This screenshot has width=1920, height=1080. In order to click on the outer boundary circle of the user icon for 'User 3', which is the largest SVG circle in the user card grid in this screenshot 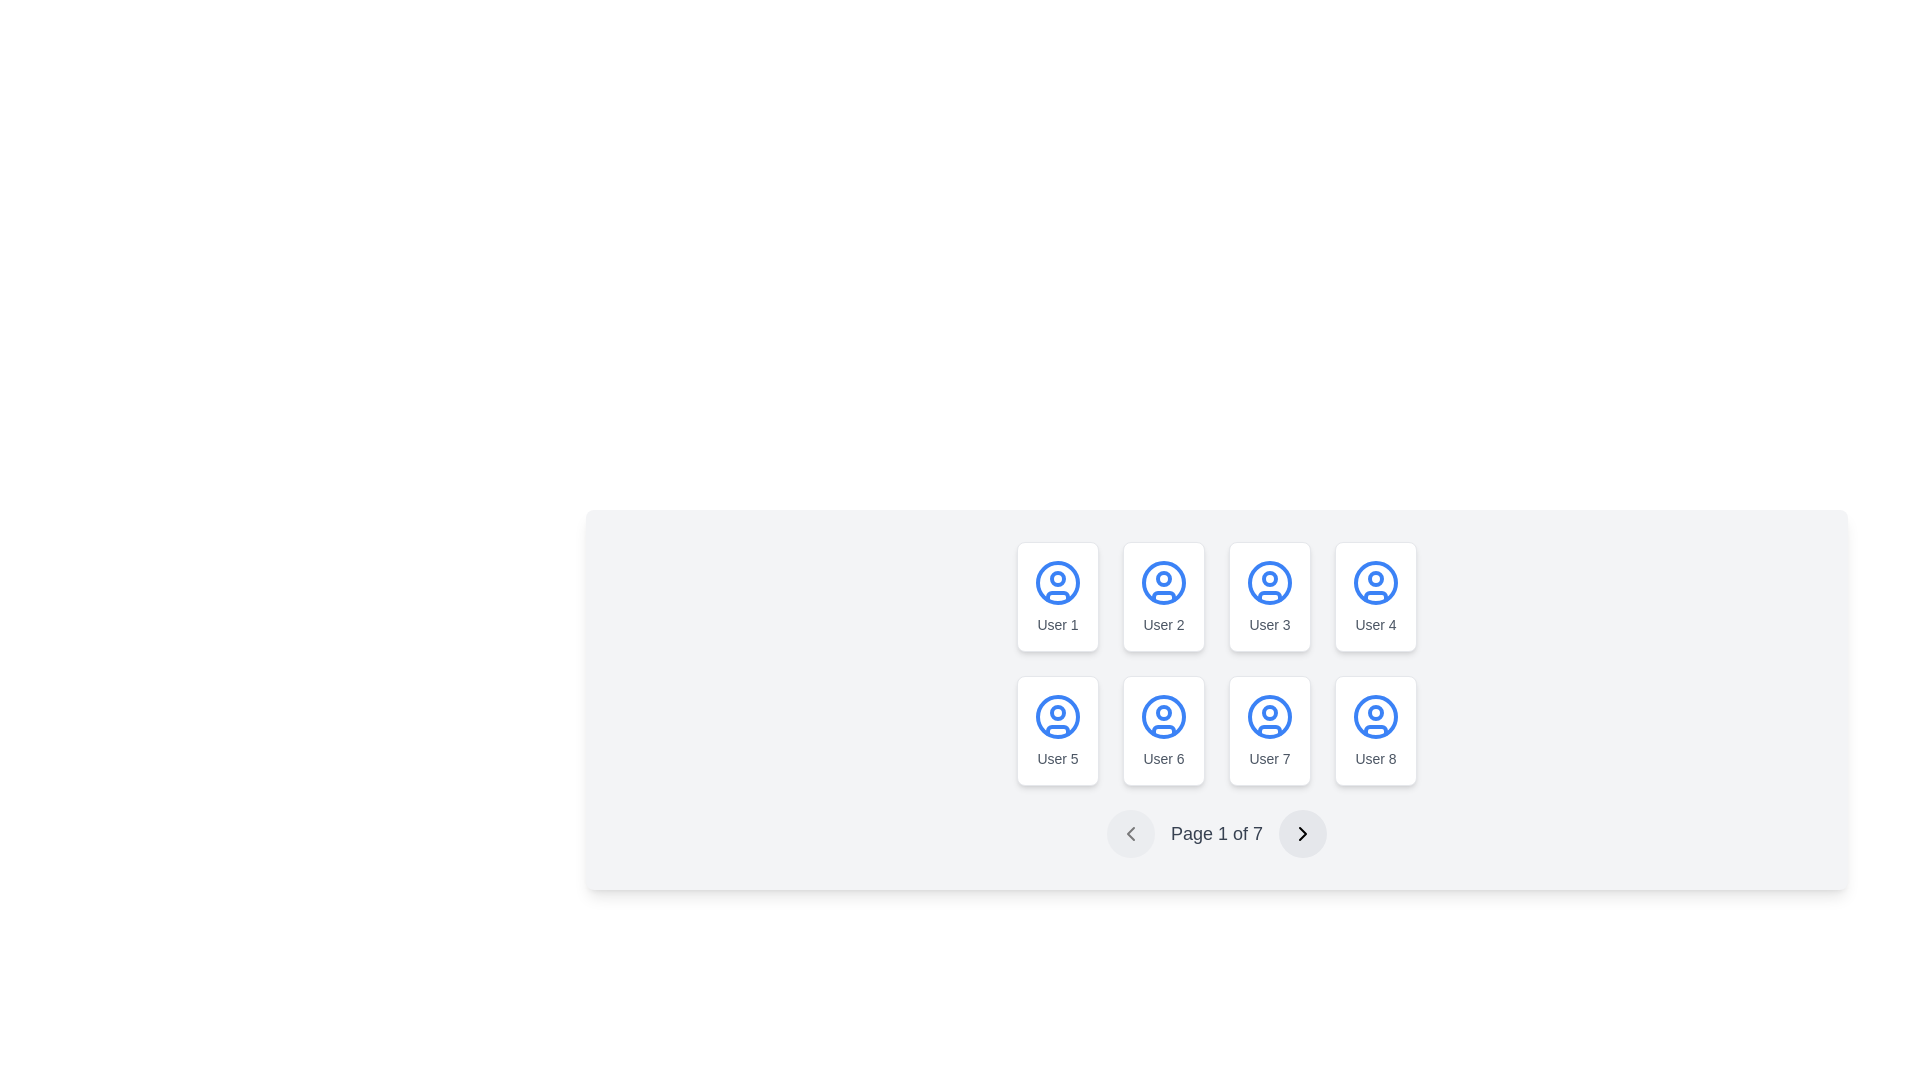, I will do `click(1269, 582)`.